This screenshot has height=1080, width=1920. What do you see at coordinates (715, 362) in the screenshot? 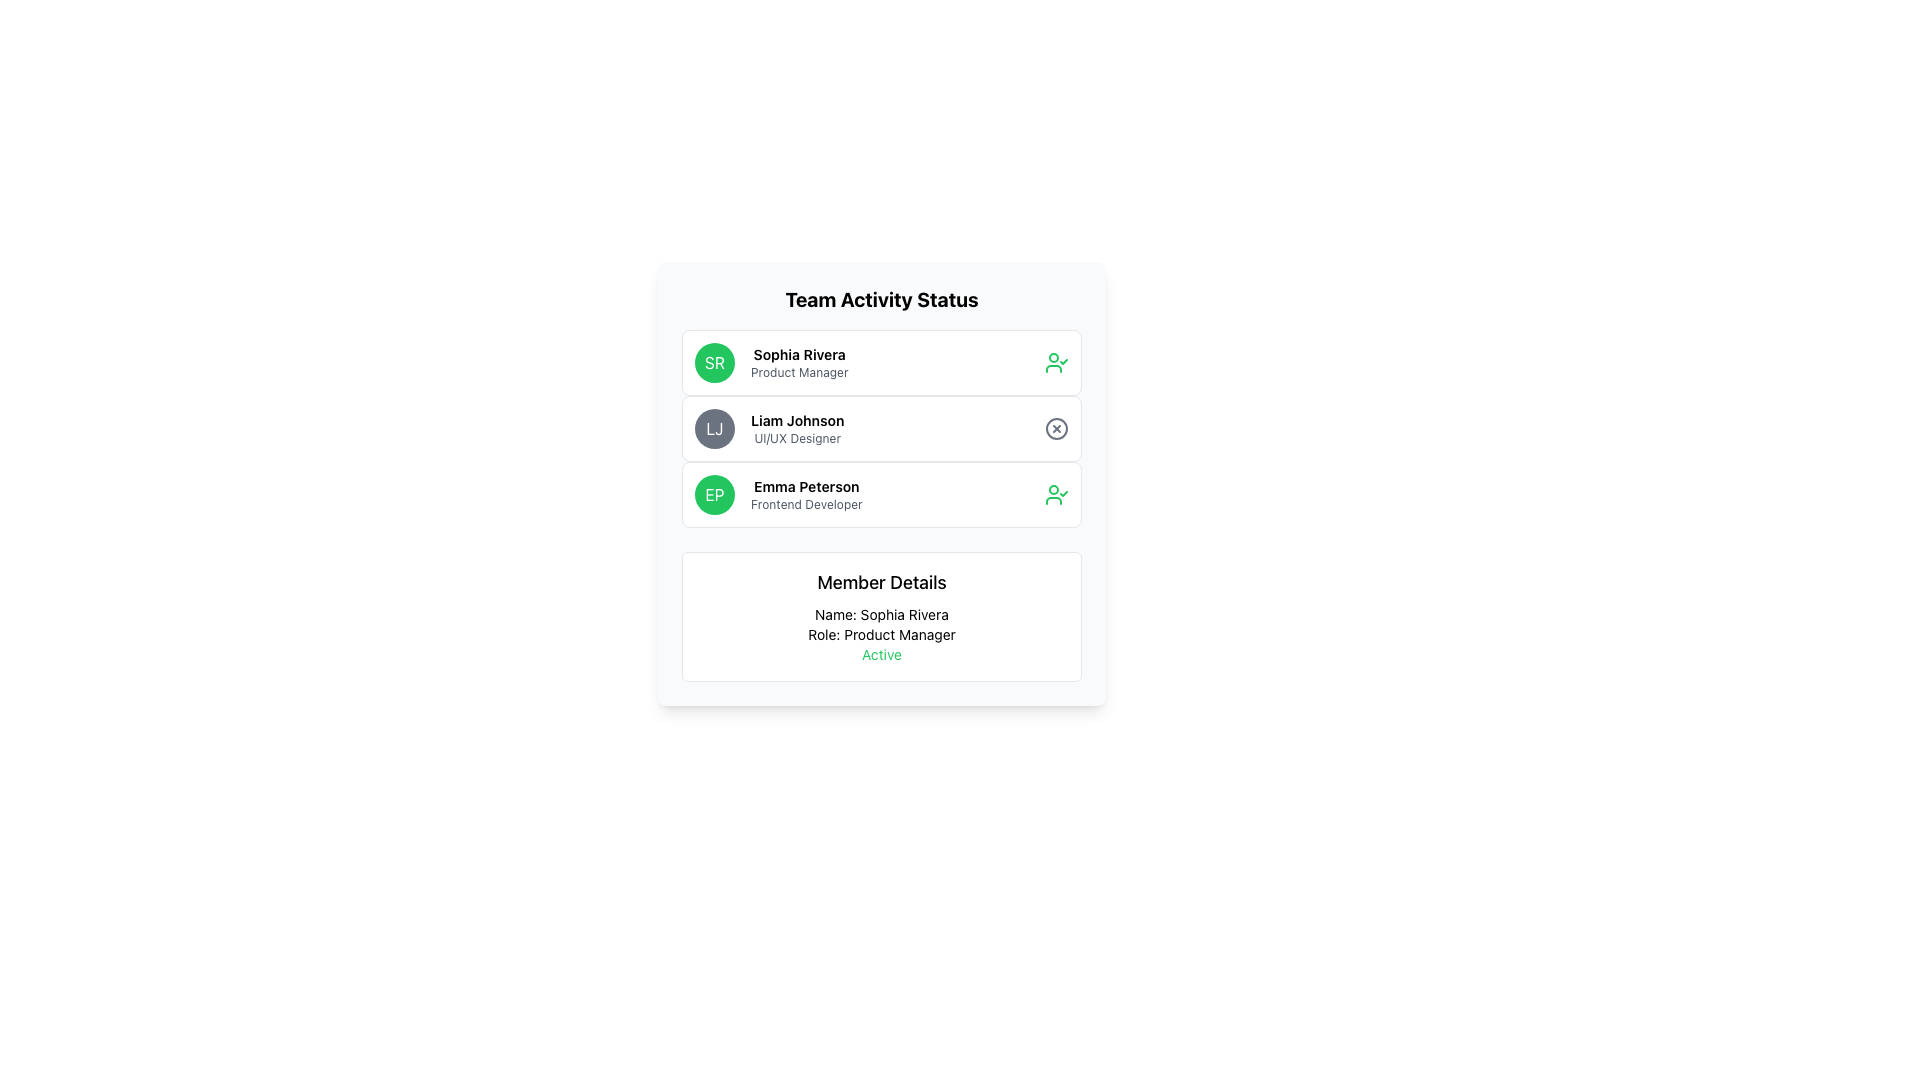
I see `the circular green button with white text 'SR' representing the Avatar of Sophia Rivera, located on the leftmost side of the first row in a vertically stacked list` at bounding box center [715, 362].